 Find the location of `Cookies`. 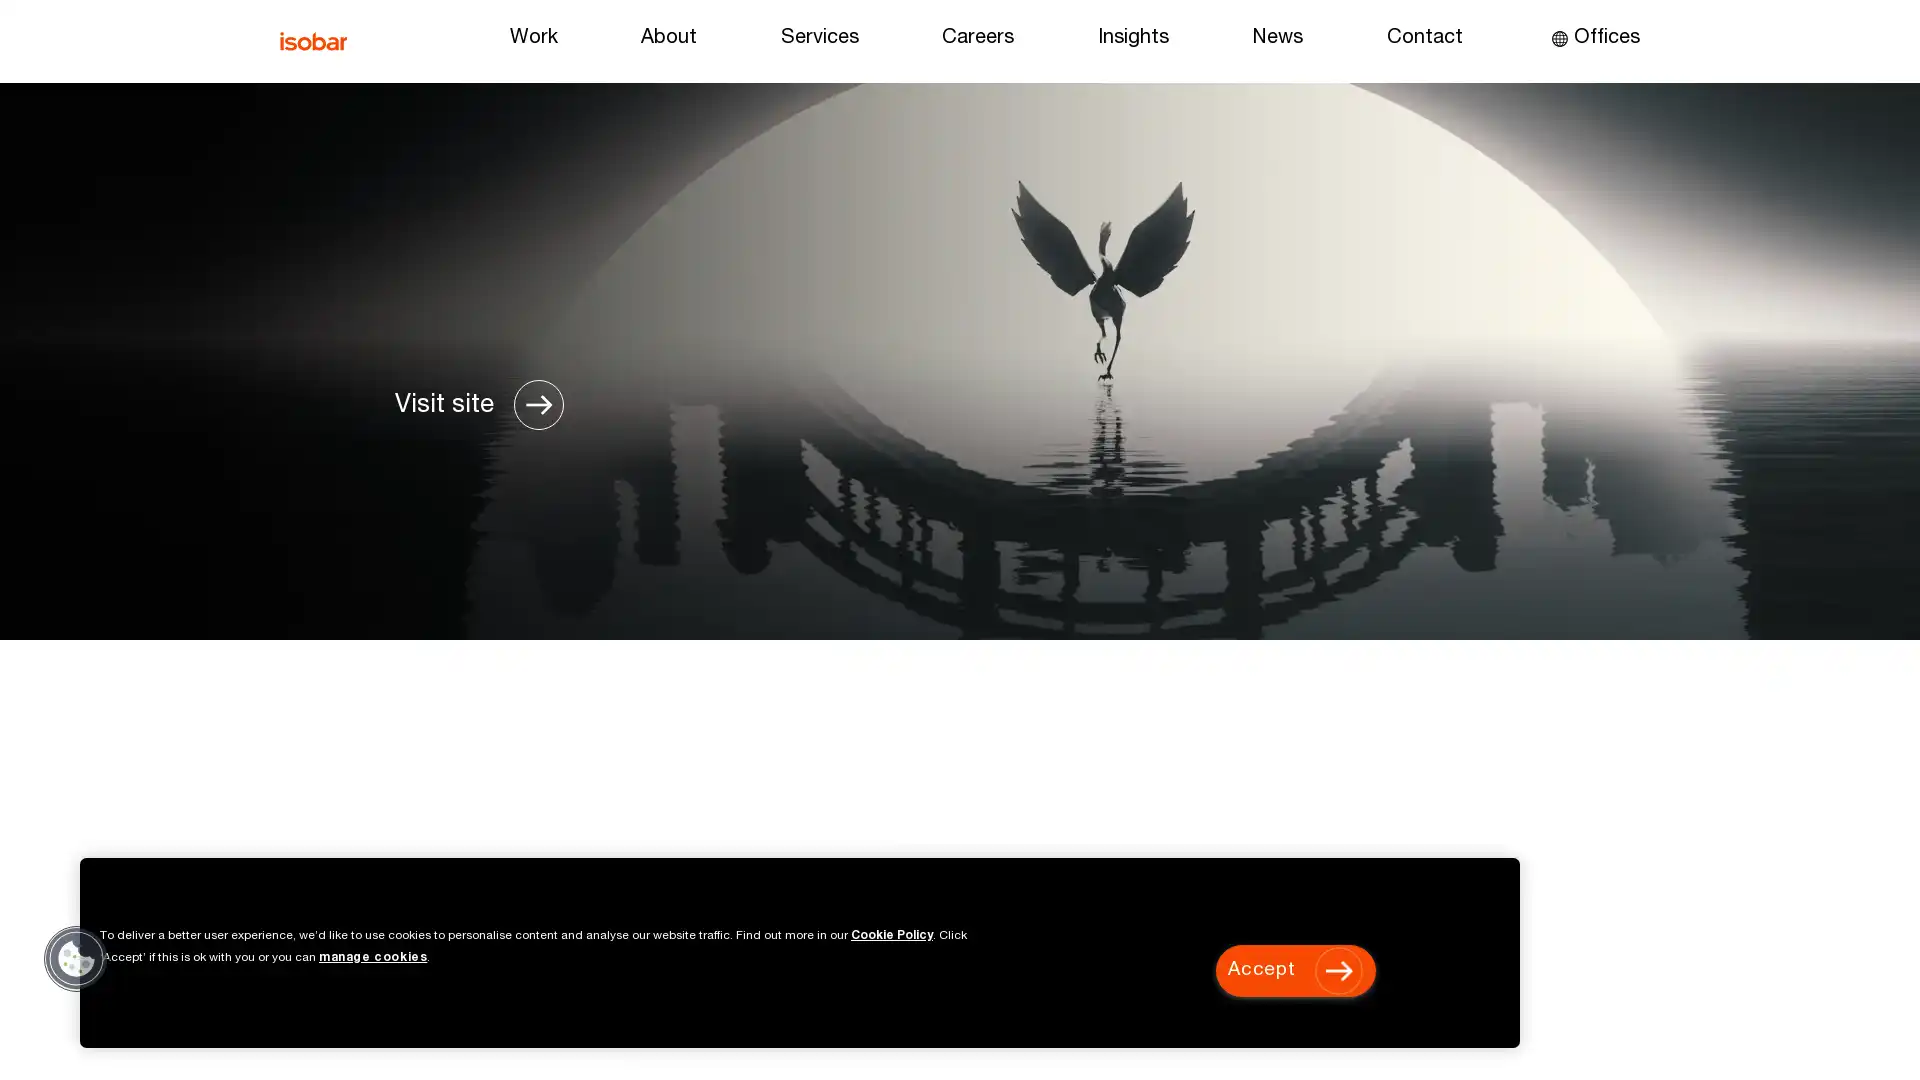

Cookies is located at coordinates (76, 956).